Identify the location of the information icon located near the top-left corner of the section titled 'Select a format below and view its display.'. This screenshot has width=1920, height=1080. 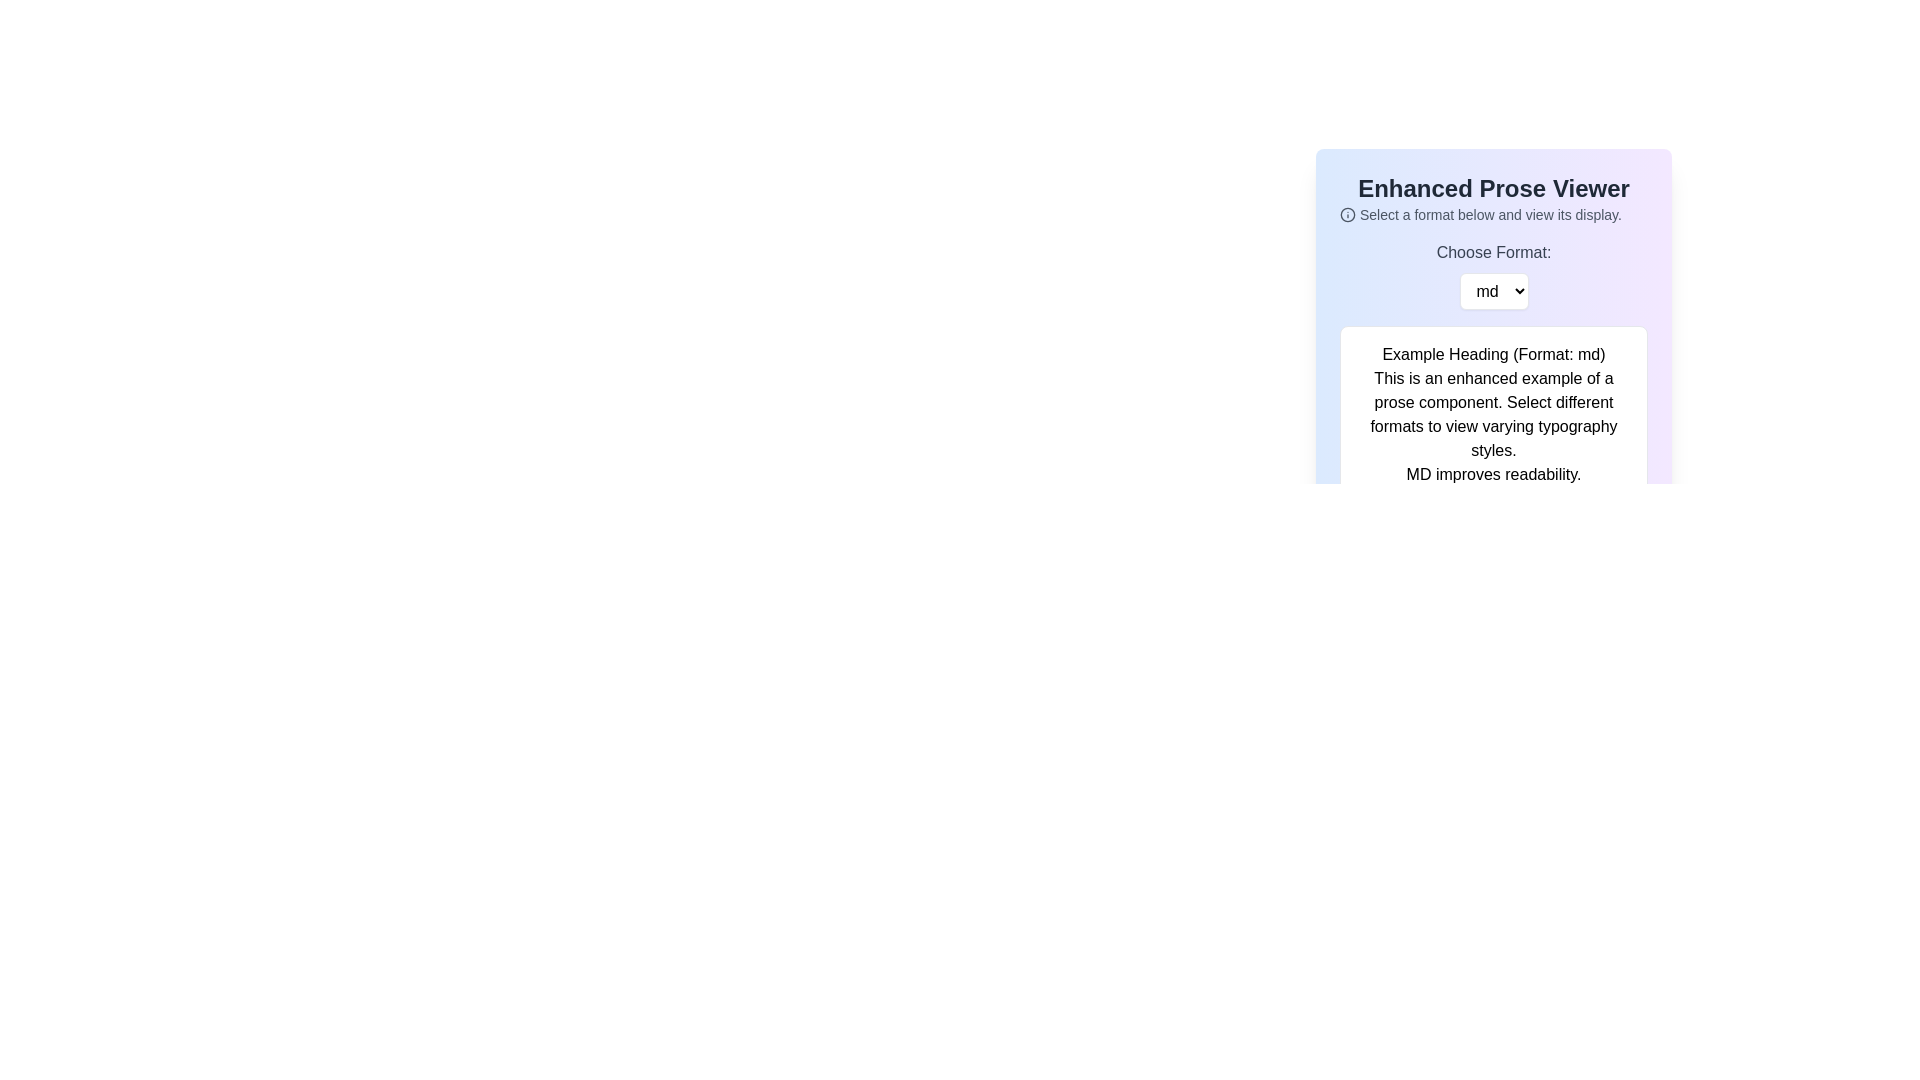
(1348, 215).